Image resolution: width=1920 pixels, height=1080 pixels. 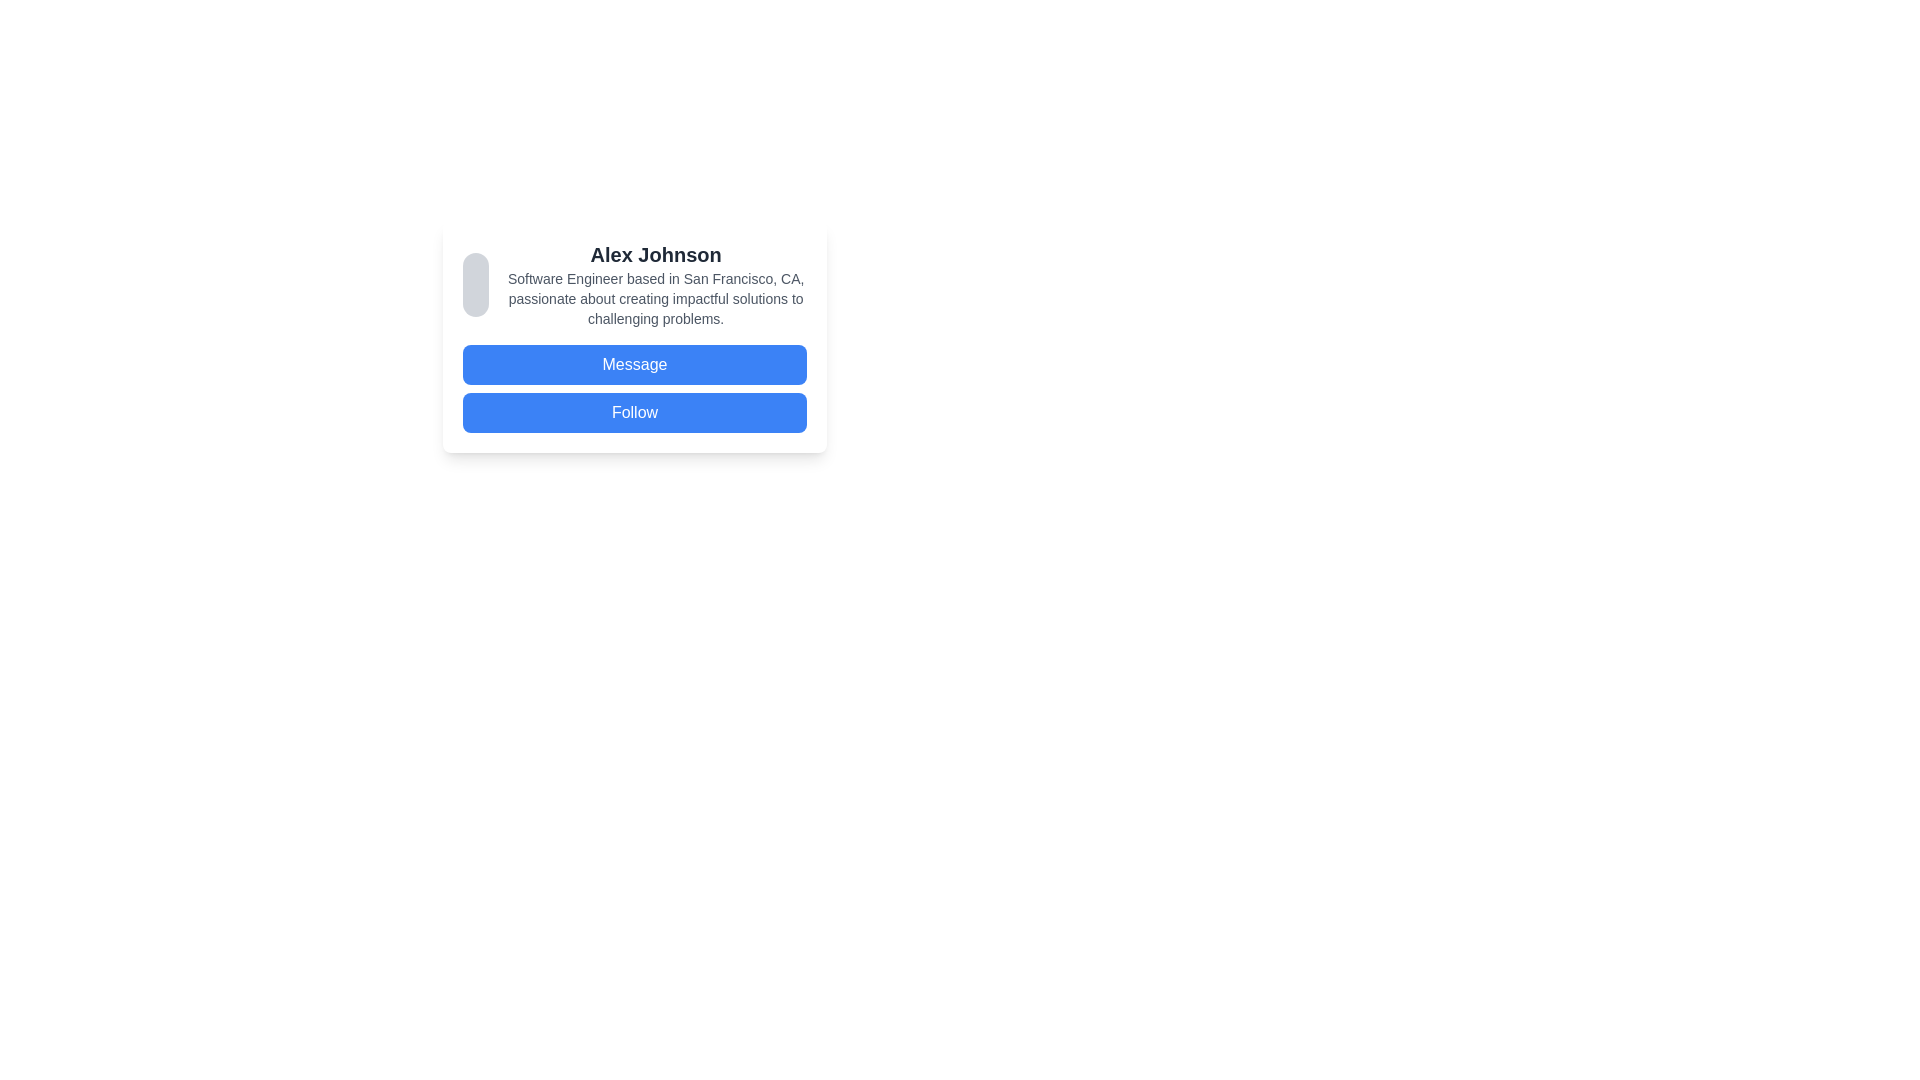 What do you see at coordinates (656, 299) in the screenshot?
I see `biographical text content located directly beneath the bolded name 'Alex Johnson' in a small, light gray font` at bounding box center [656, 299].